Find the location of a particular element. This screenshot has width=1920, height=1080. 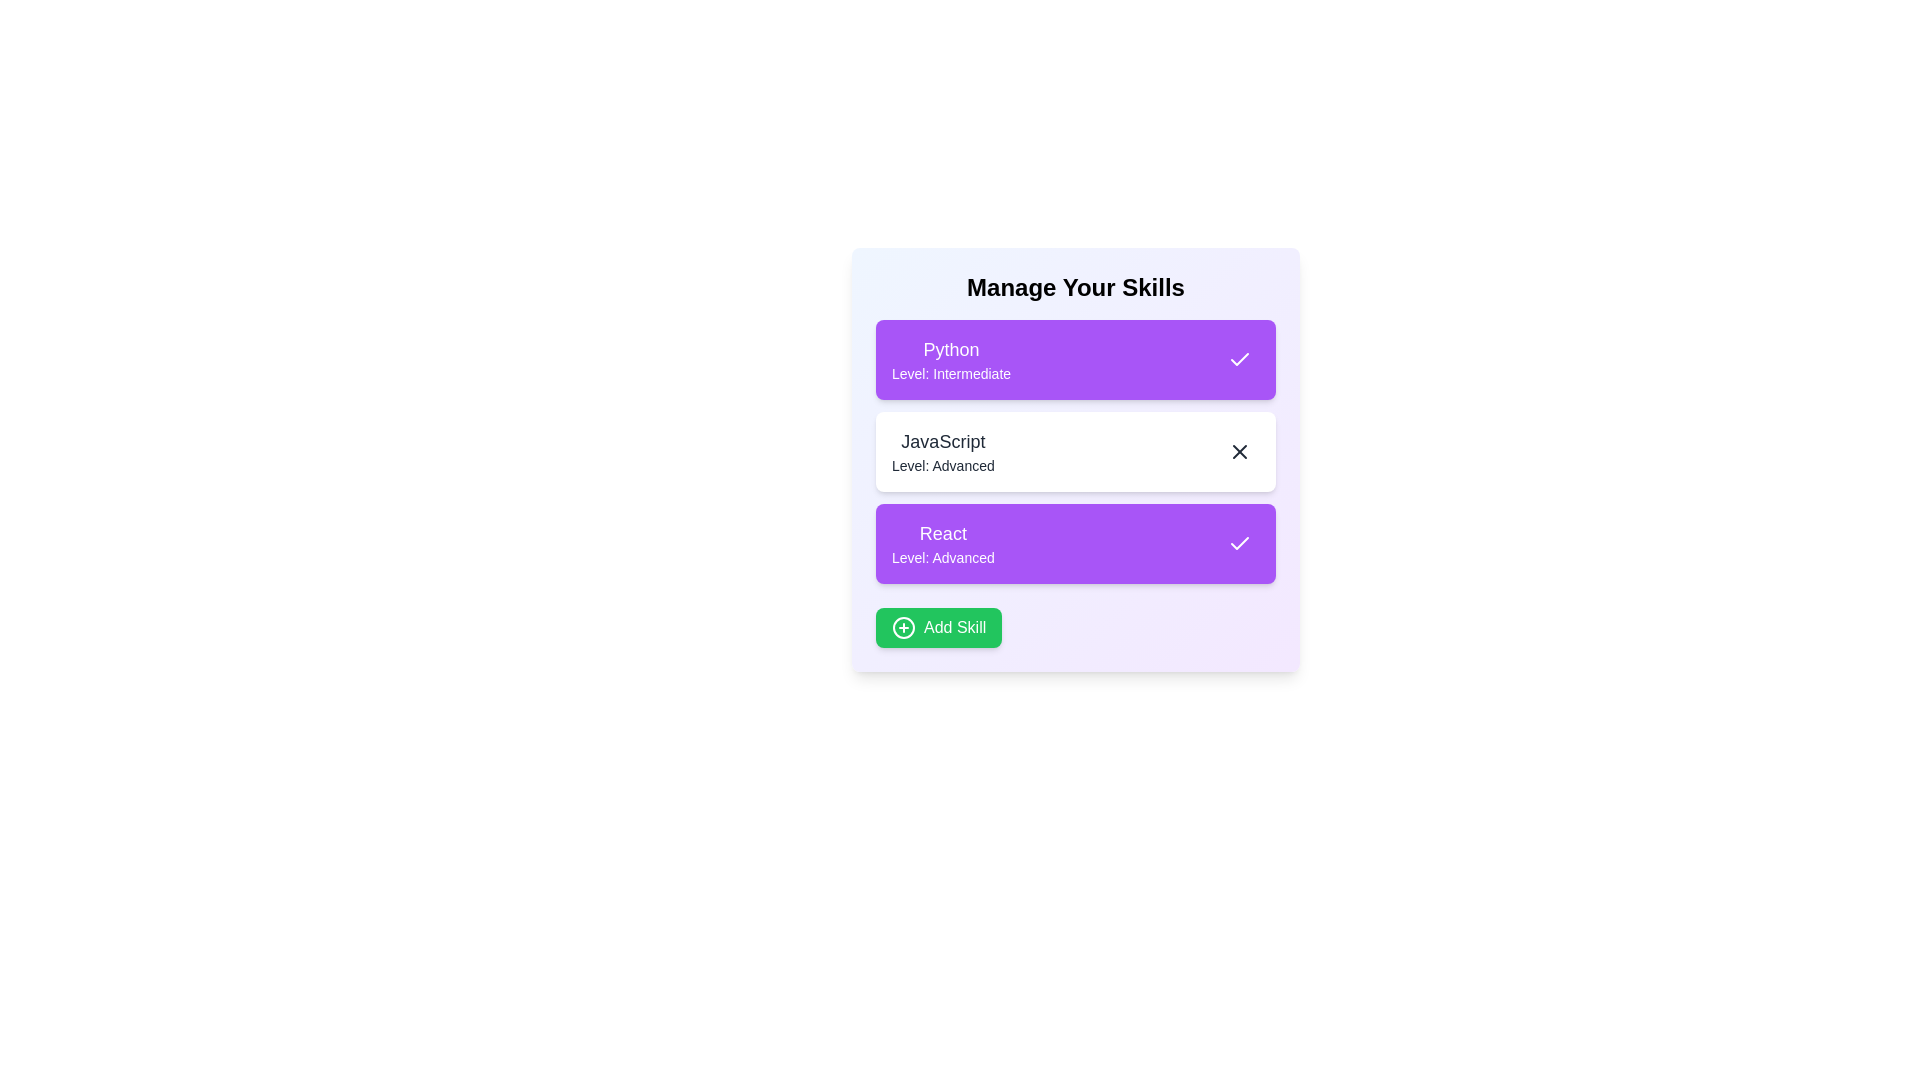

the skill item React to observe its hover effect is located at coordinates (1074, 543).